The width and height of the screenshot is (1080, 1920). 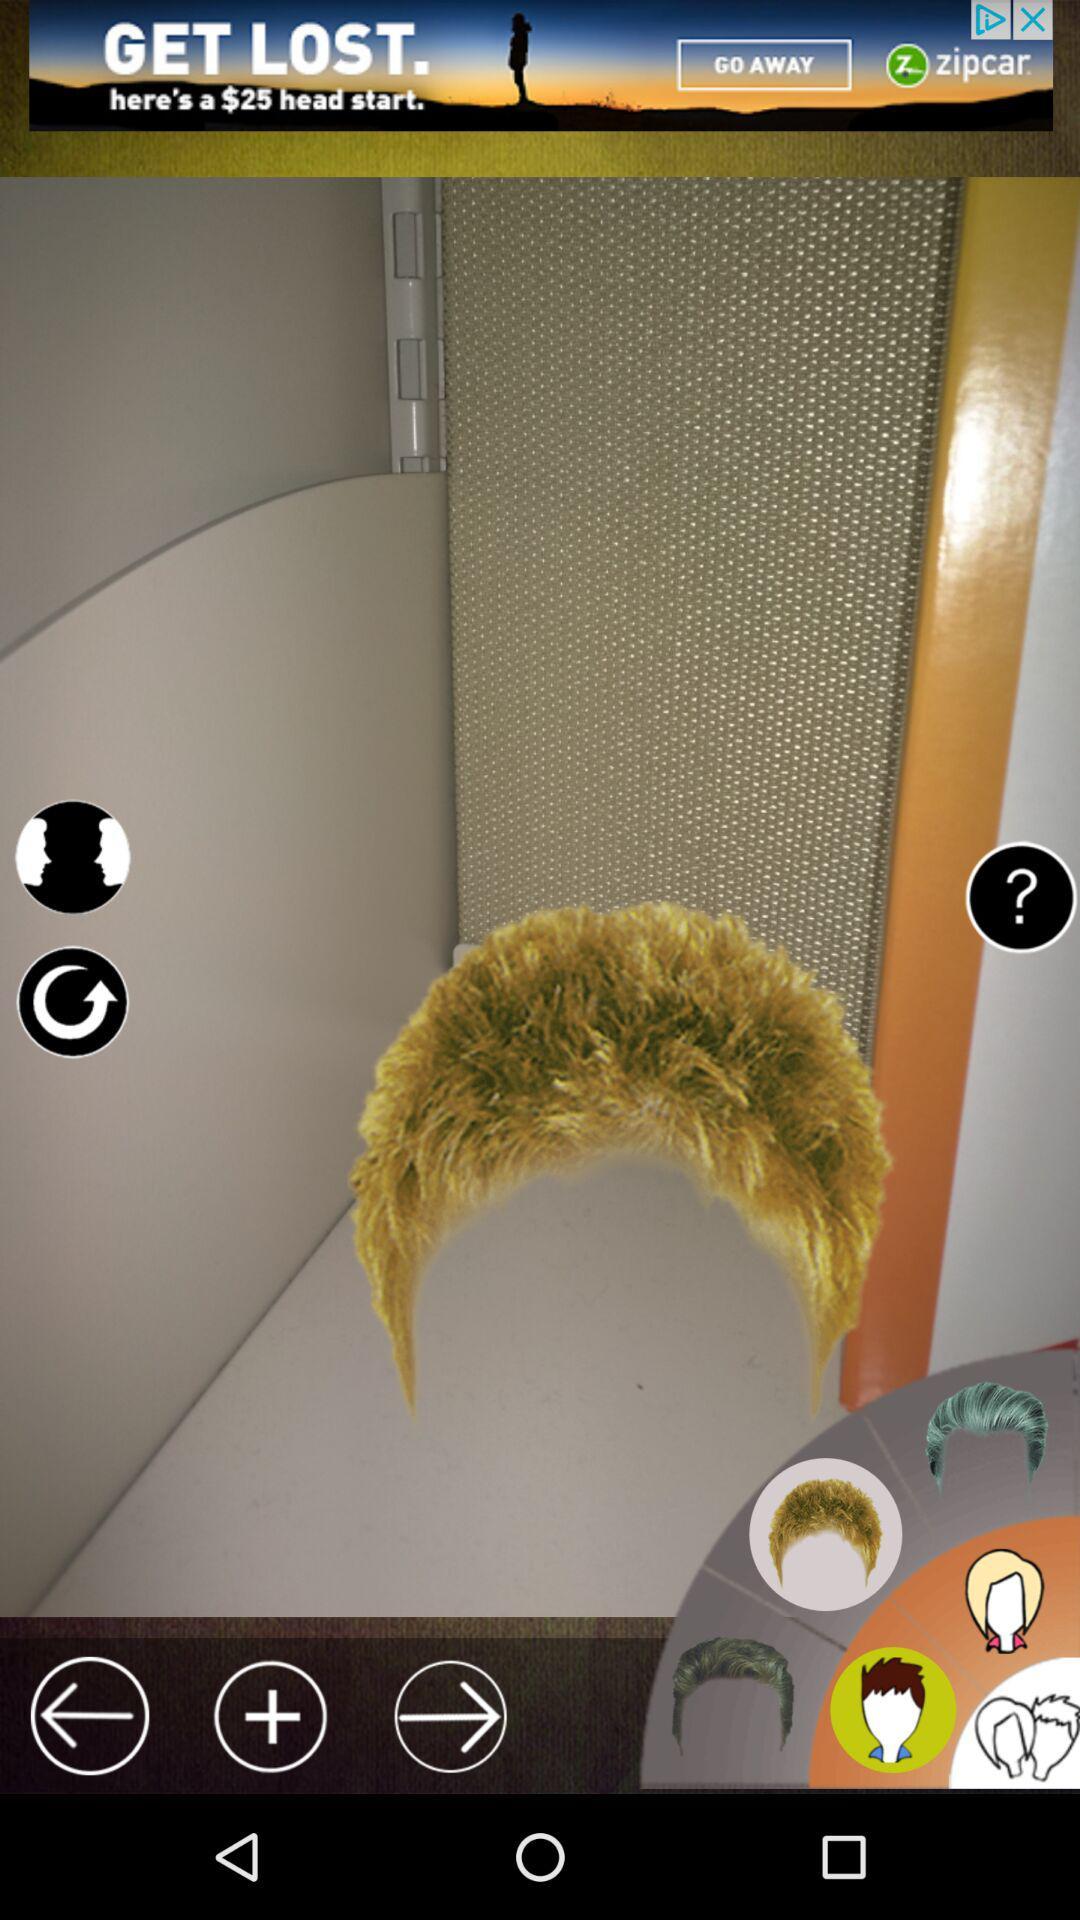 What do you see at coordinates (450, 1715) in the screenshot?
I see `next hairstyle` at bounding box center [450, 1715].